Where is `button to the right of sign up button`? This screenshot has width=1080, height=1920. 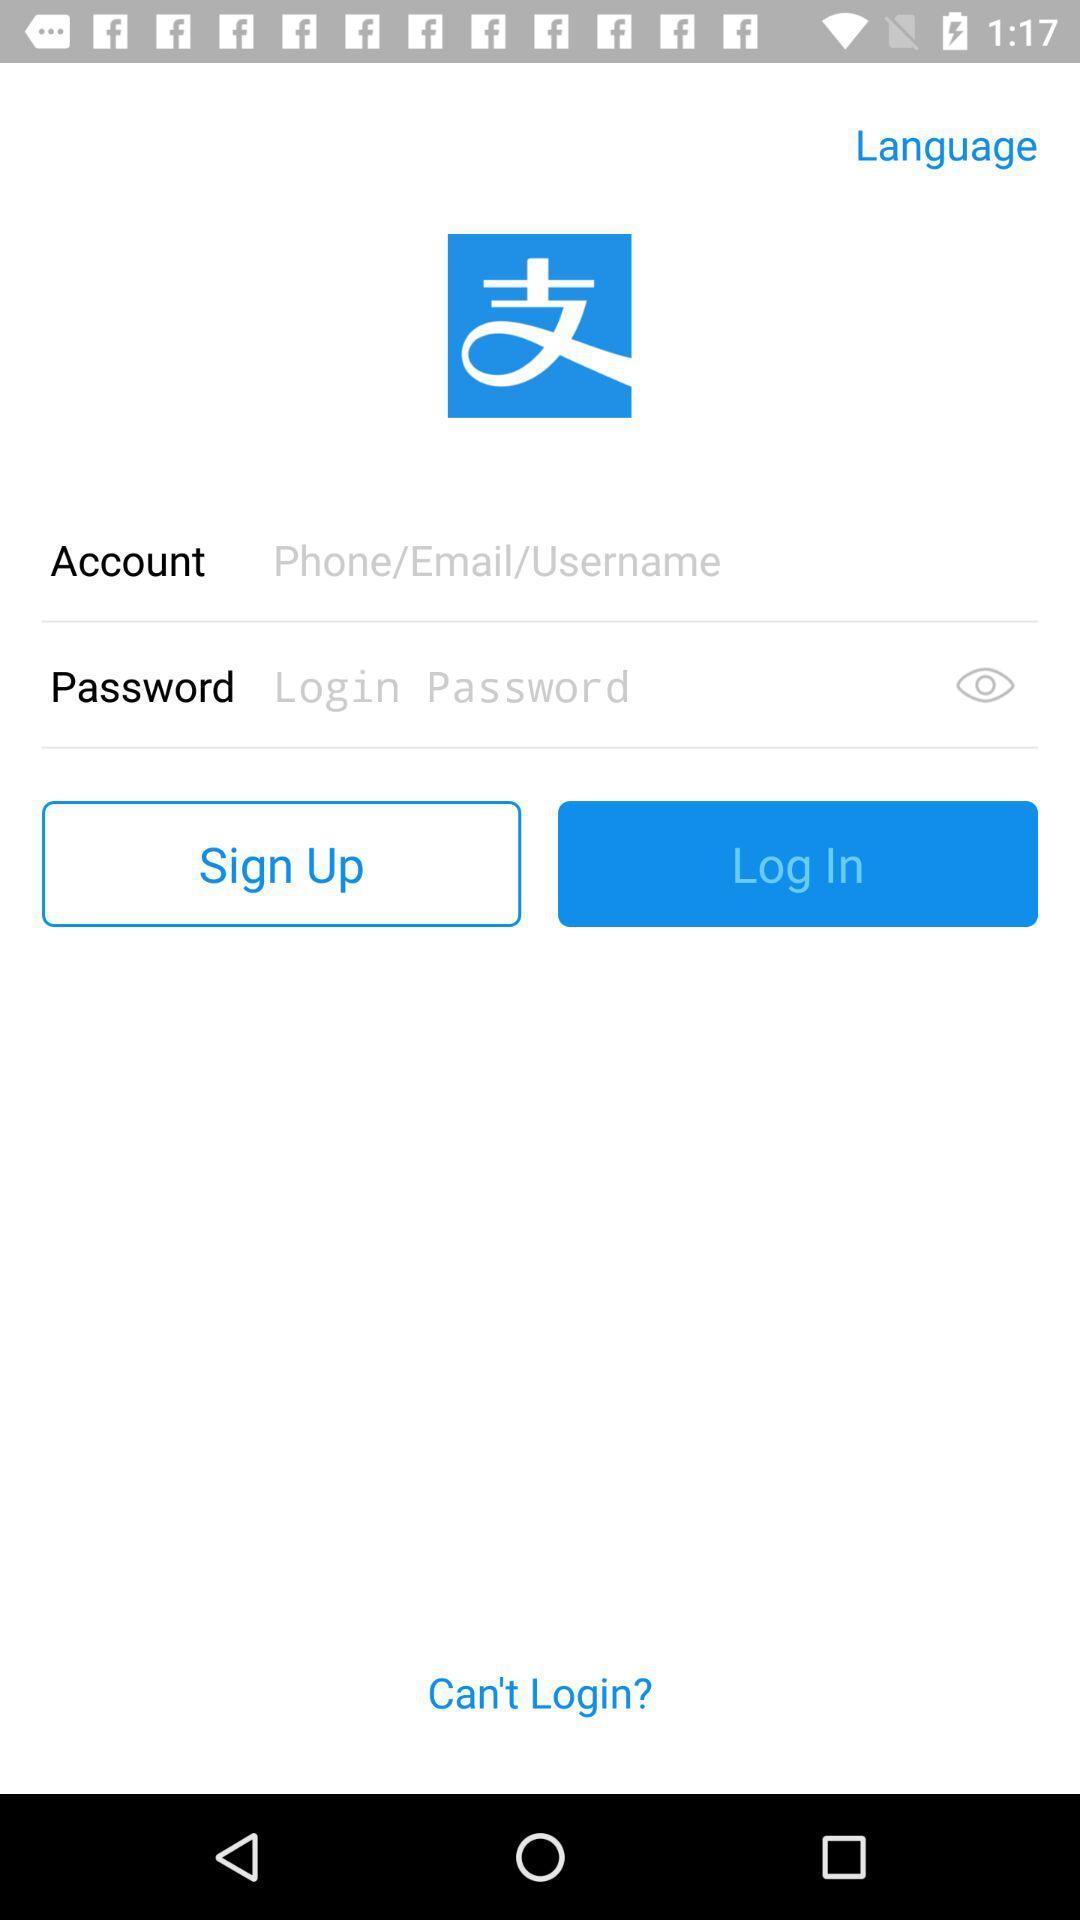
button to the right of sign up button is located at coordinates (797, 864).